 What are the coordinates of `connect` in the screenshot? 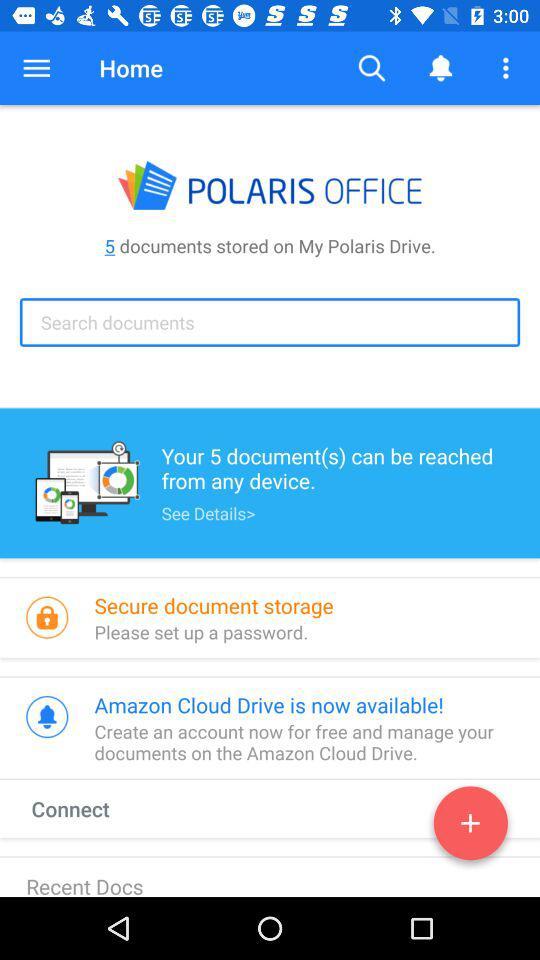 It's located at (470, 827).